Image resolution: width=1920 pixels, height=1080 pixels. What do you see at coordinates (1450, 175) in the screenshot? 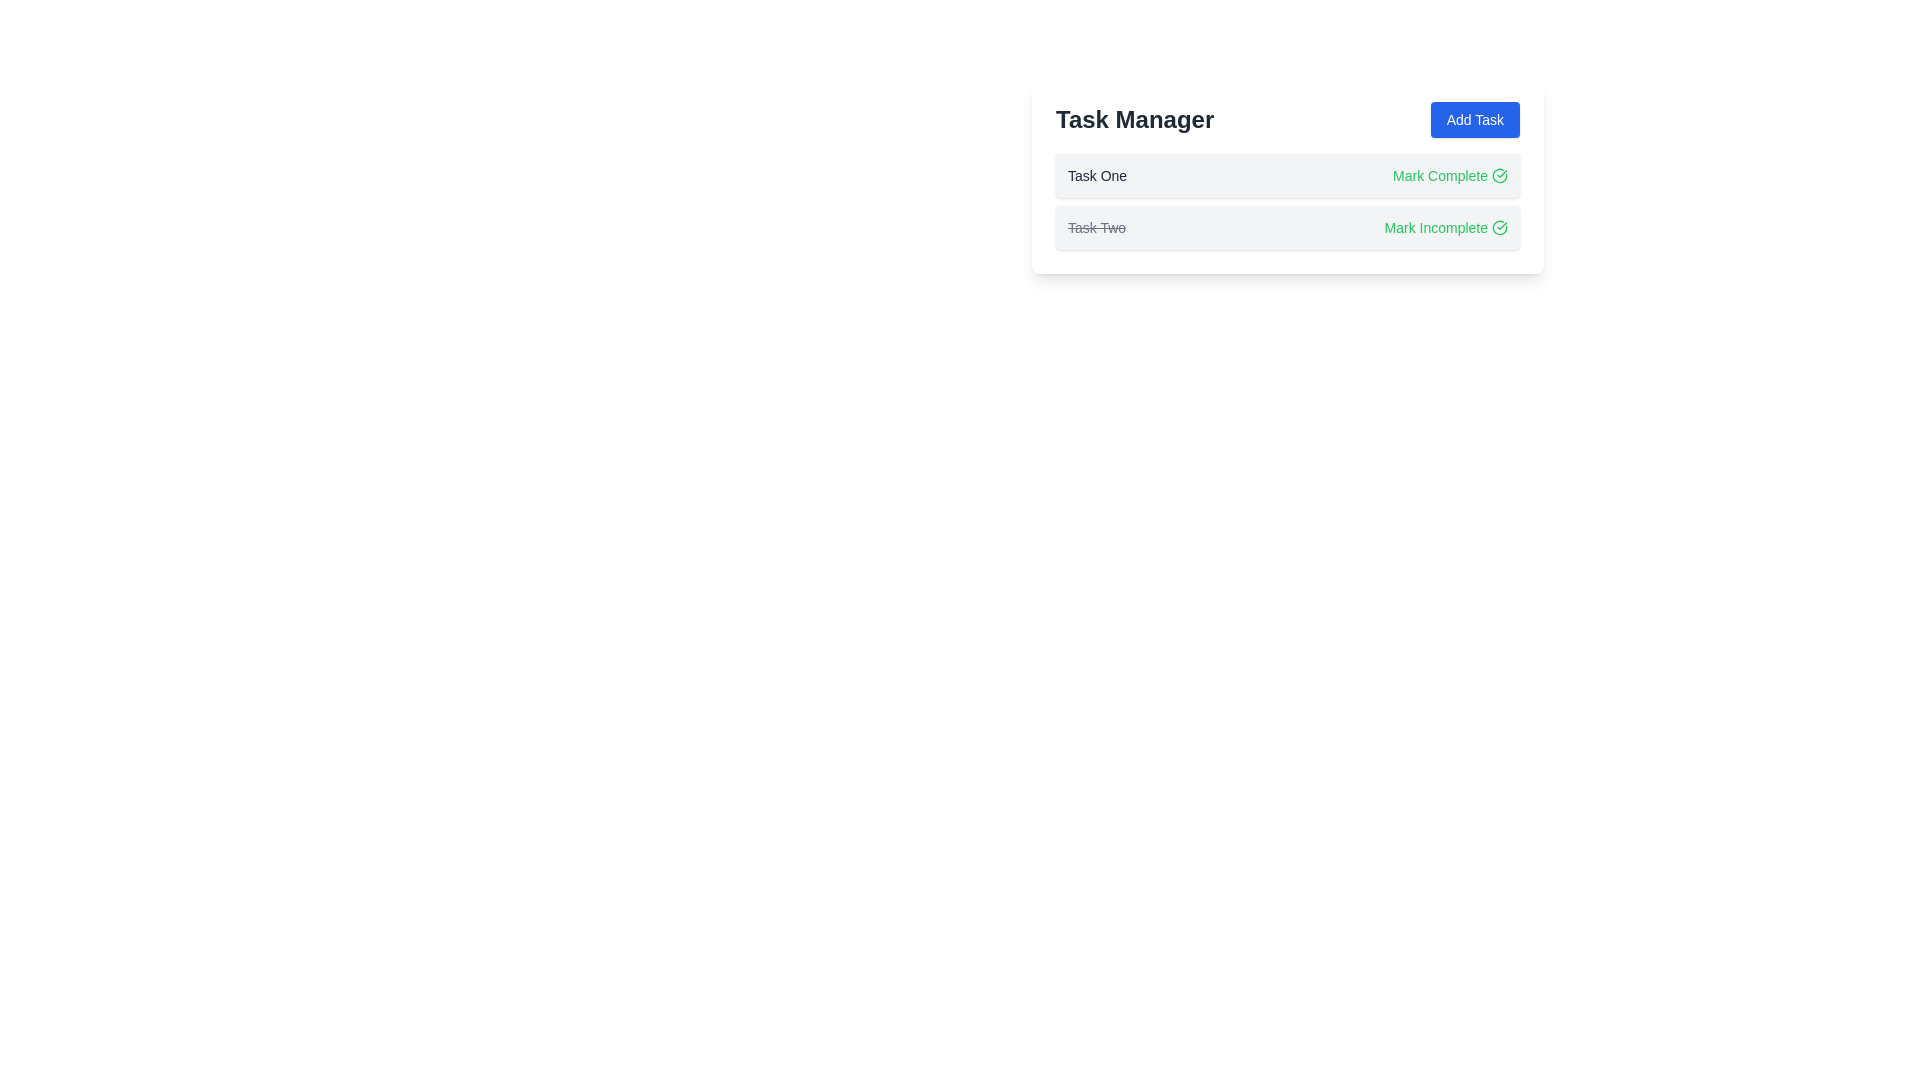
I see `the action button located on the right side of the first row in a task list, adjacent to 'Task One'` at bounding box center [1450, 175].